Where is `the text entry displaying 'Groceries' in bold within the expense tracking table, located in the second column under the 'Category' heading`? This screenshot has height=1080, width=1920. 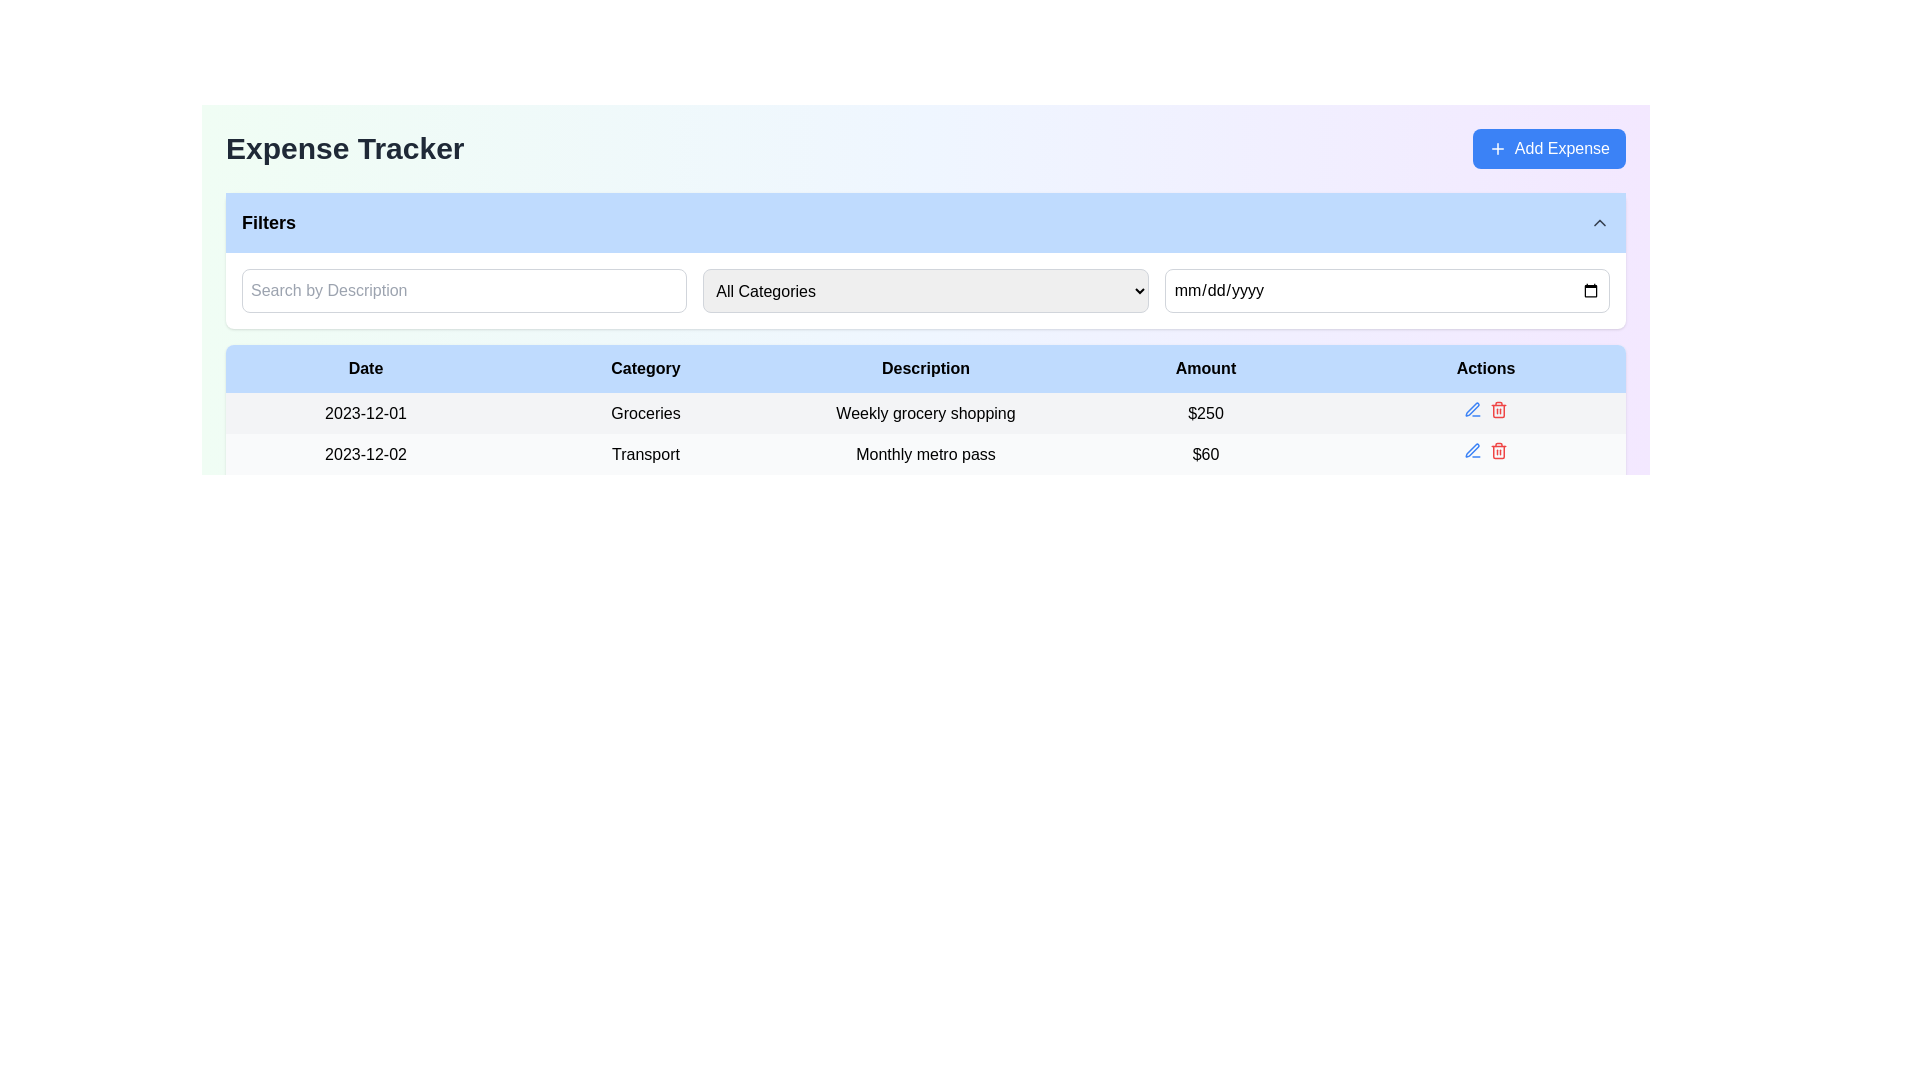
the text entry displaying 'Groceries' in bold within the expense tracking table, located in the second column under the 'Category' heading is located at coordinates (646, 412).